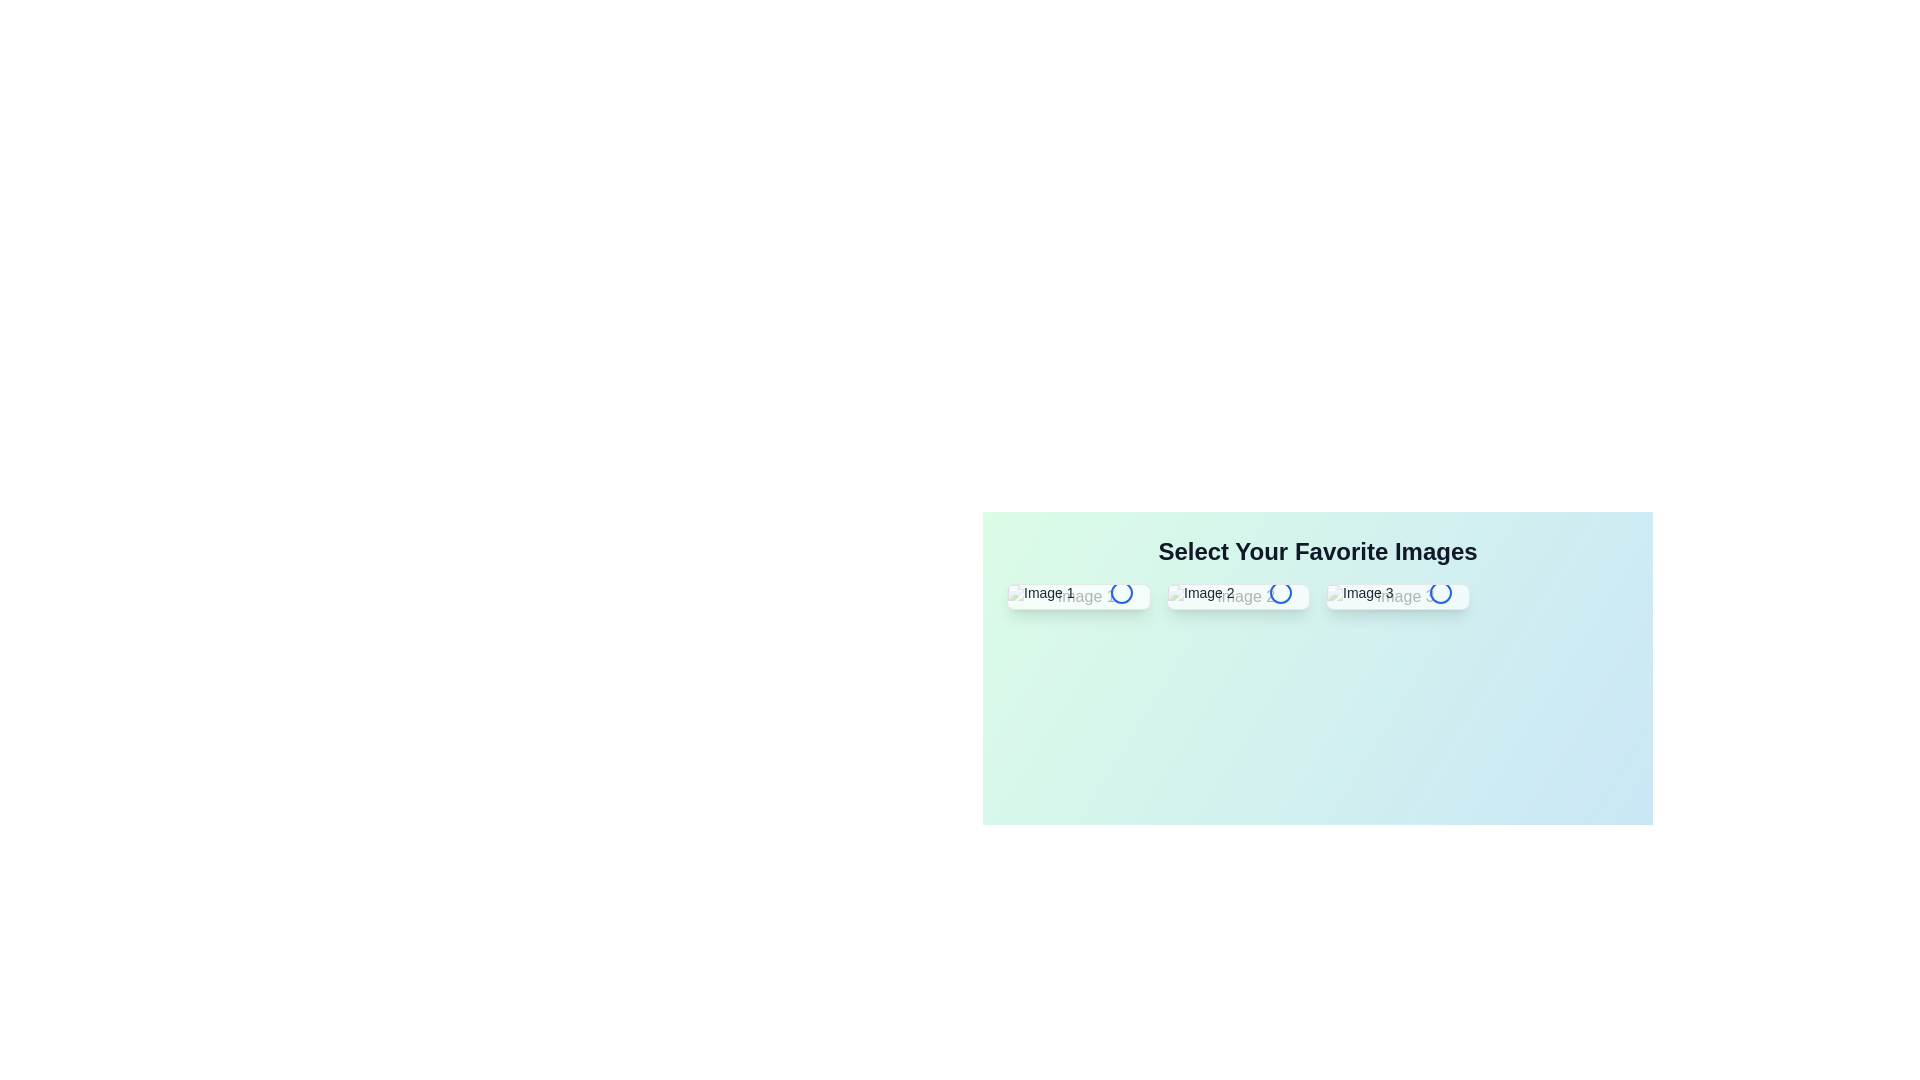  I want to click on selection icon button for the image tile labeled Image 1, so click(1121, 592).